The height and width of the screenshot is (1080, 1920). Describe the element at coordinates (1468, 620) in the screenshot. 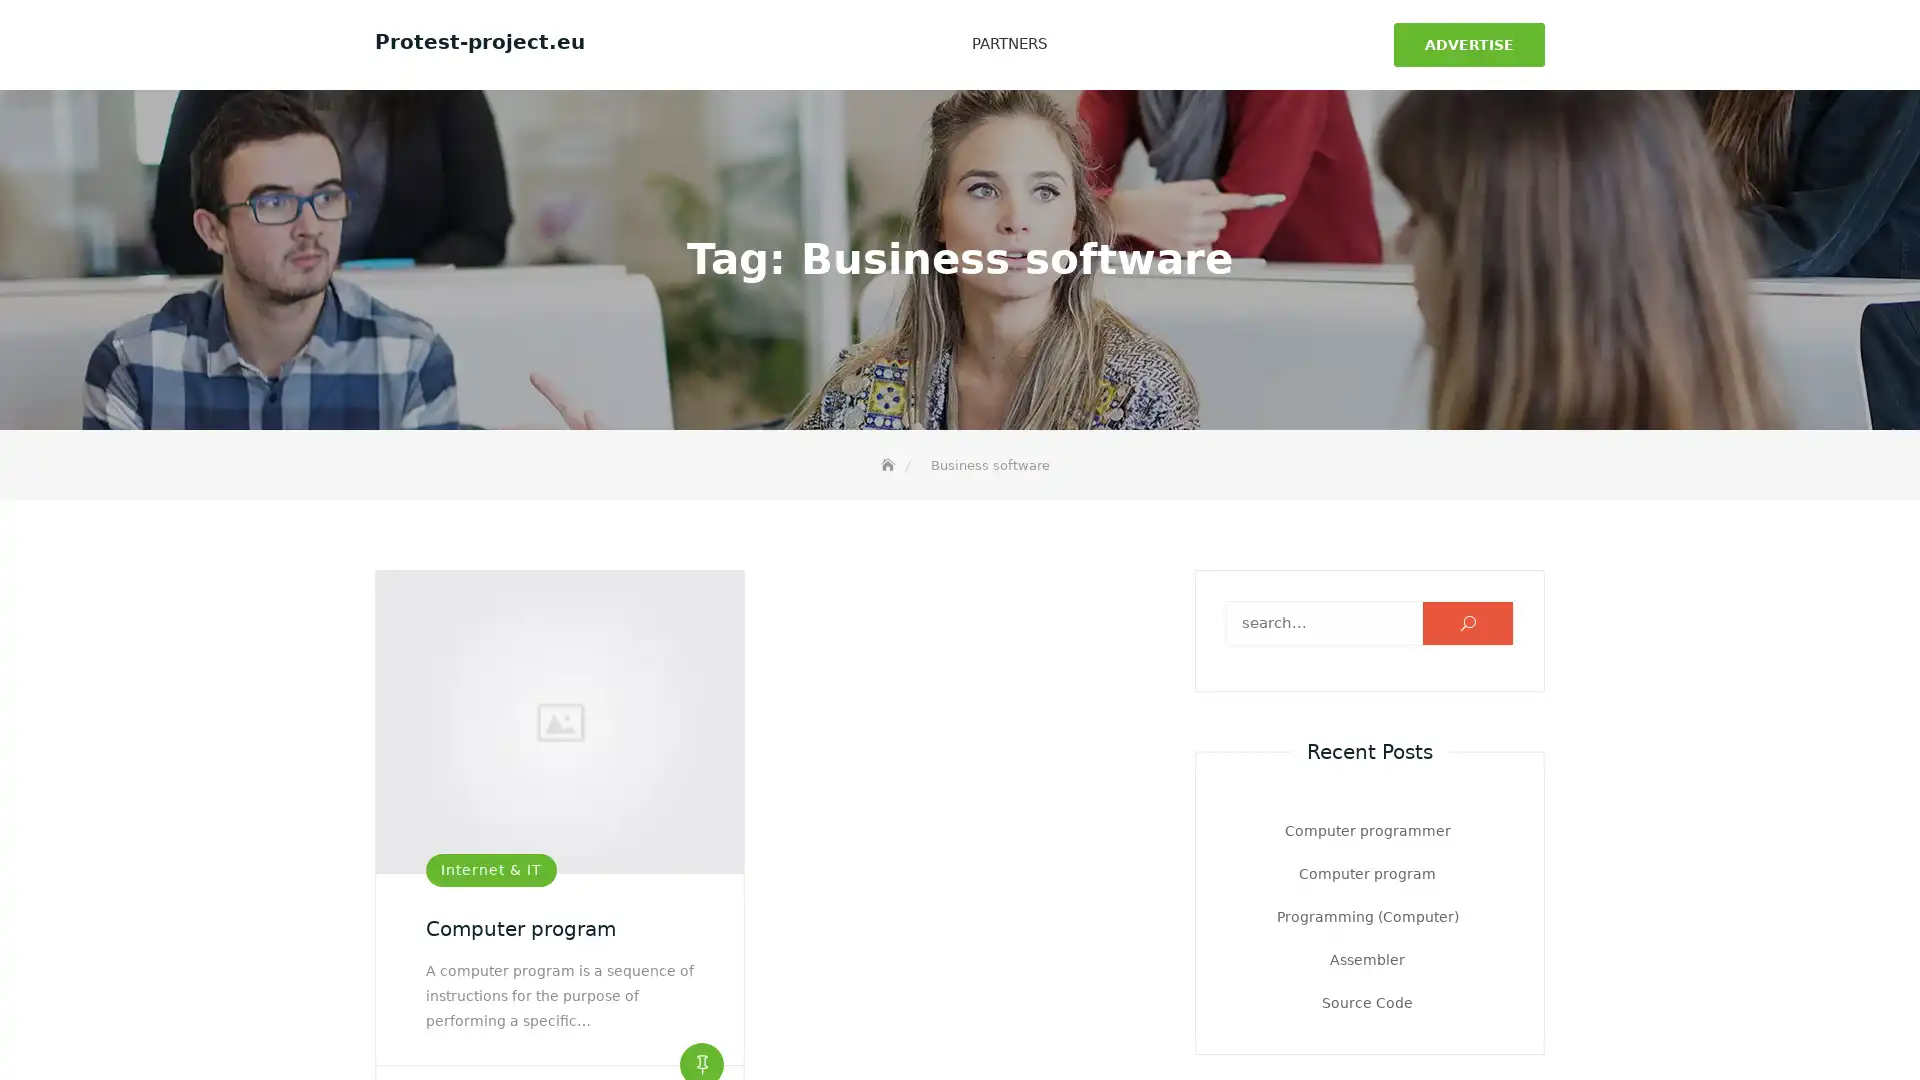

I see `U` at that location.